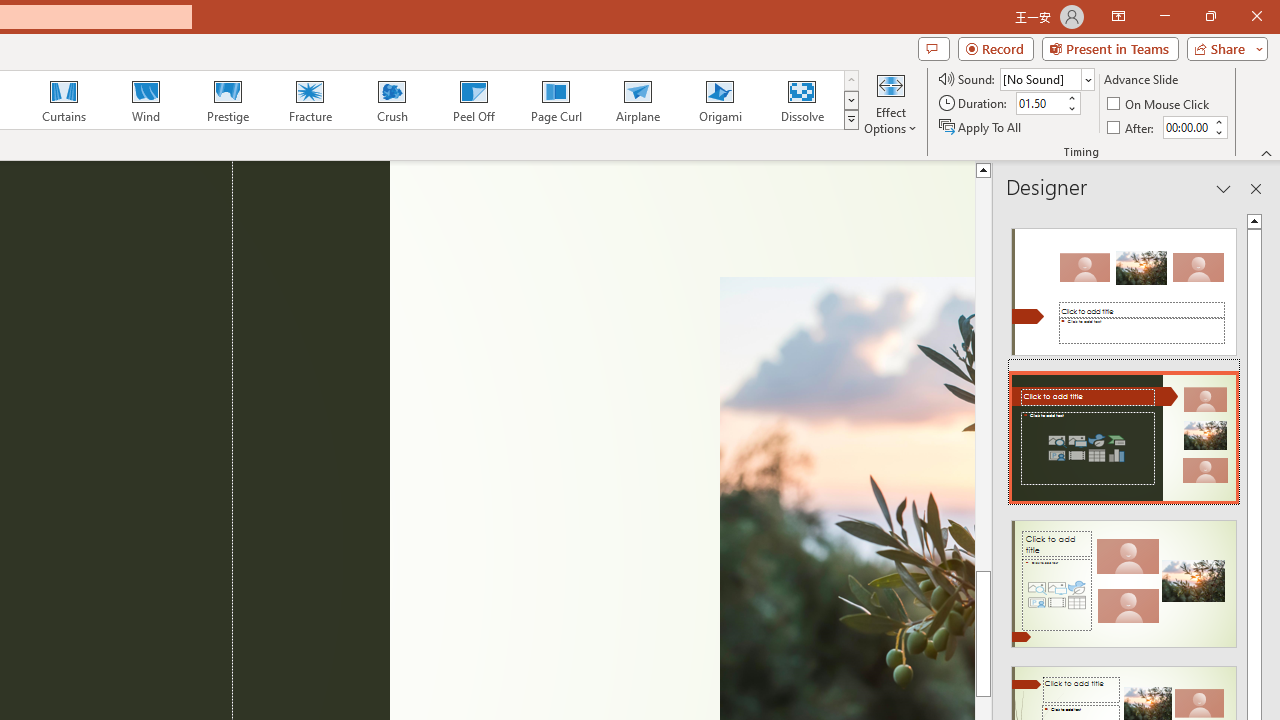 The width and height of the screenshot is (1280, 720). What do you see at coordinates (227, 100) in the screenshot?
I see `'Prestige'` at bounding box center [227, 100].